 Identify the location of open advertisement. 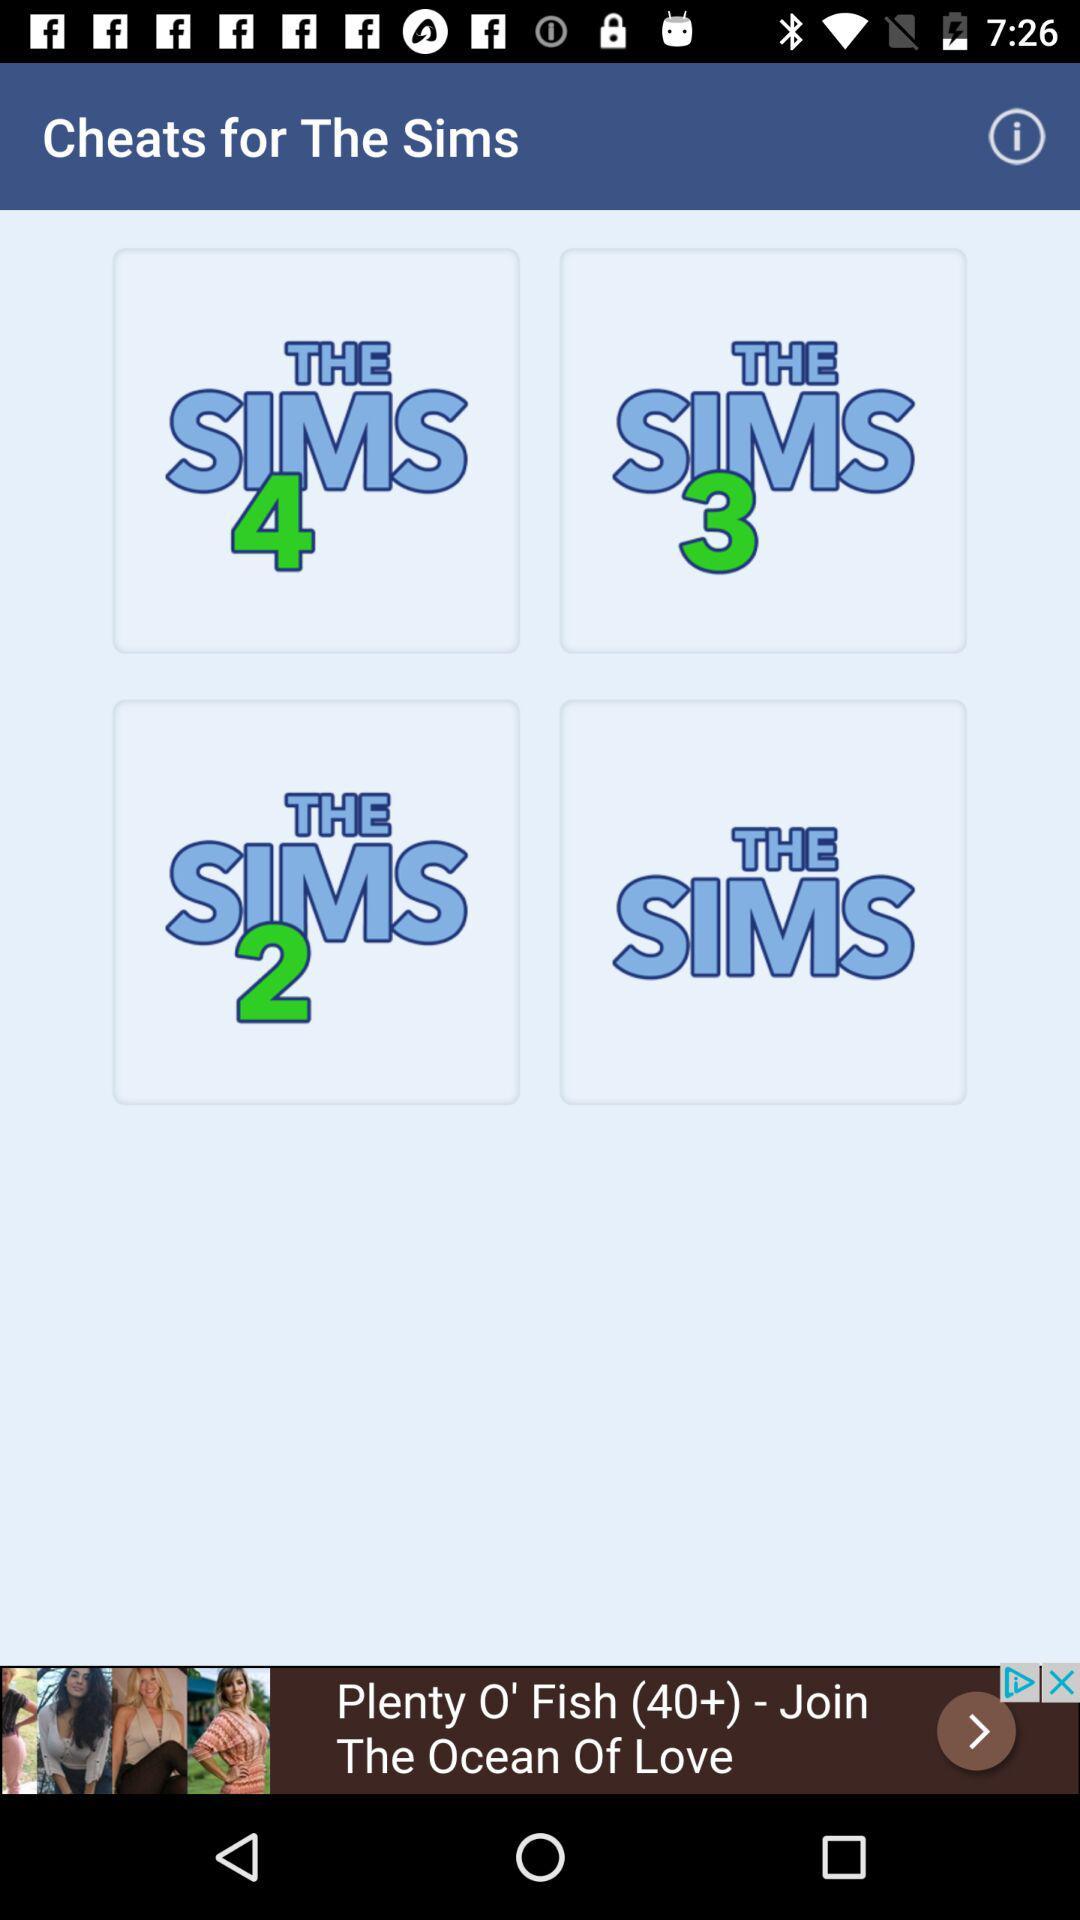
(540, 1727).